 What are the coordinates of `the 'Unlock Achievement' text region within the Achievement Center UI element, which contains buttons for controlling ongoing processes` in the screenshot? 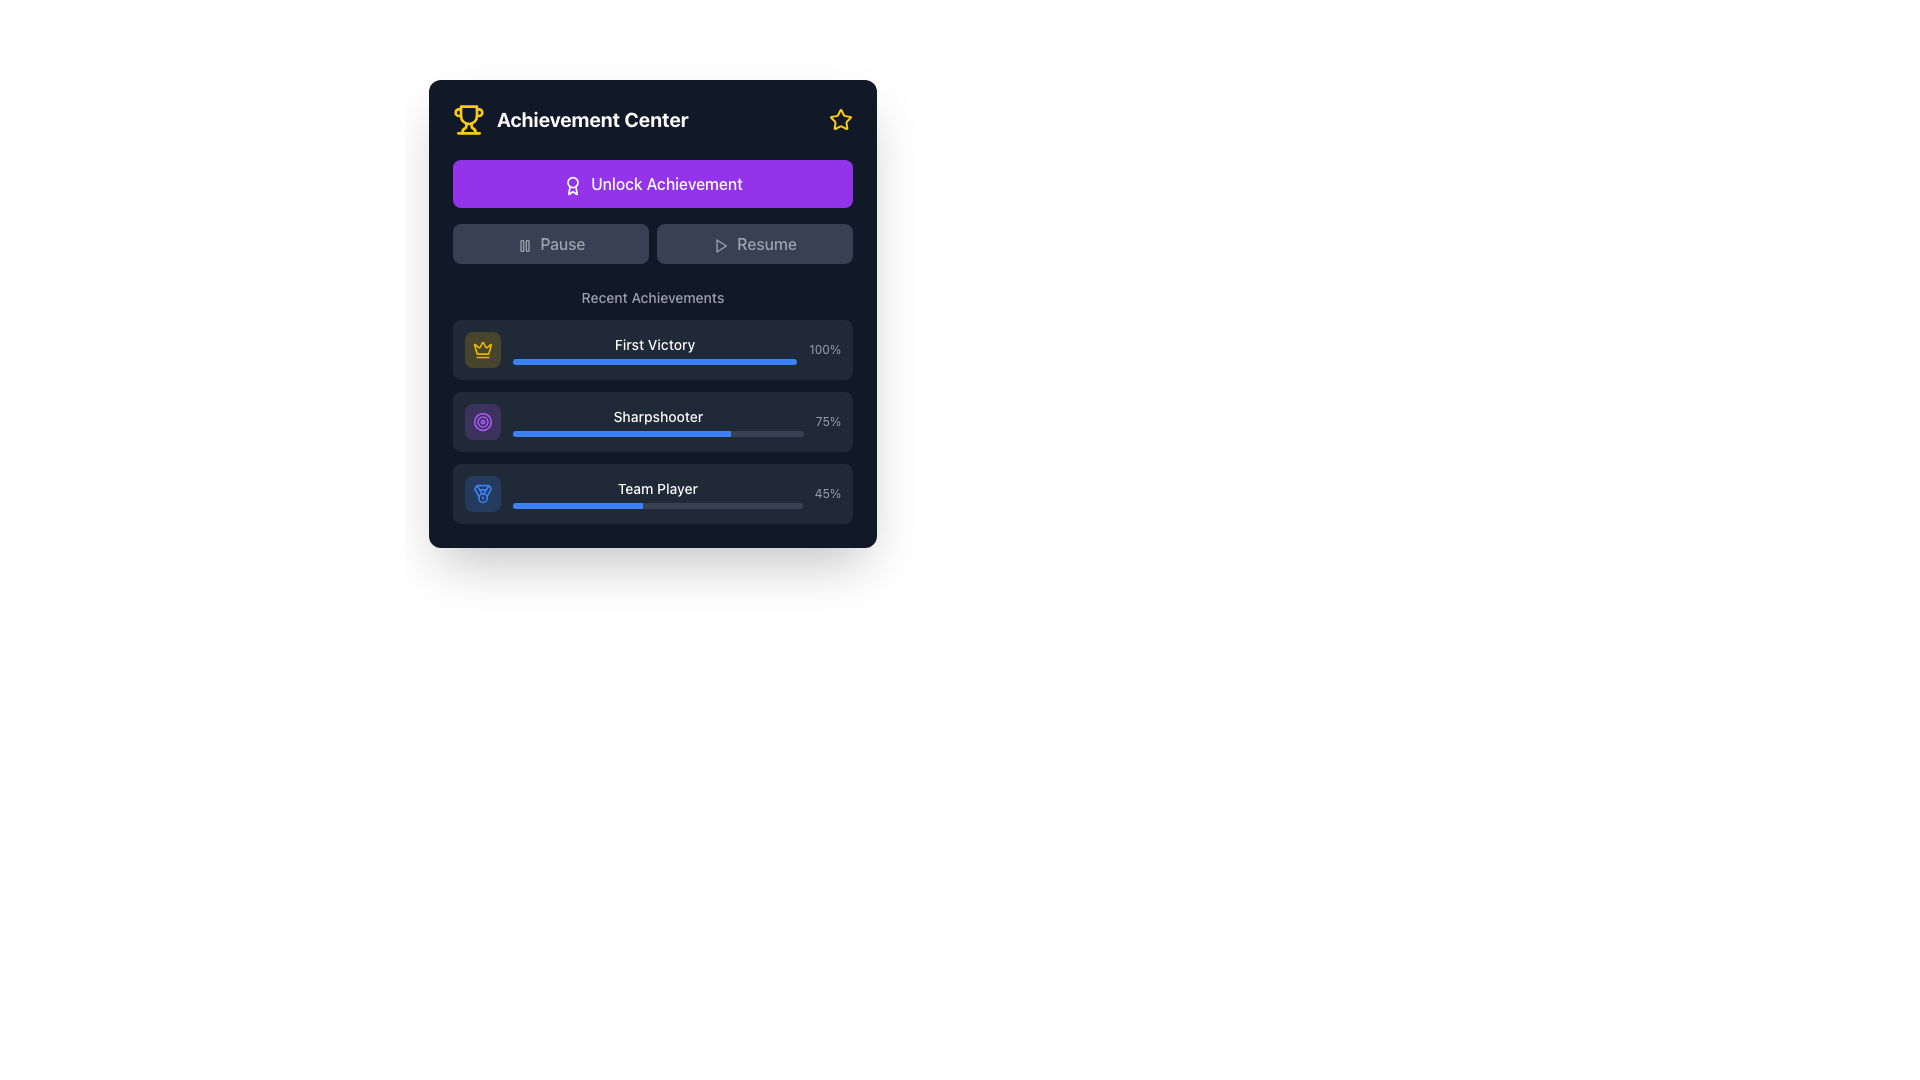 It's located at (652, 212).